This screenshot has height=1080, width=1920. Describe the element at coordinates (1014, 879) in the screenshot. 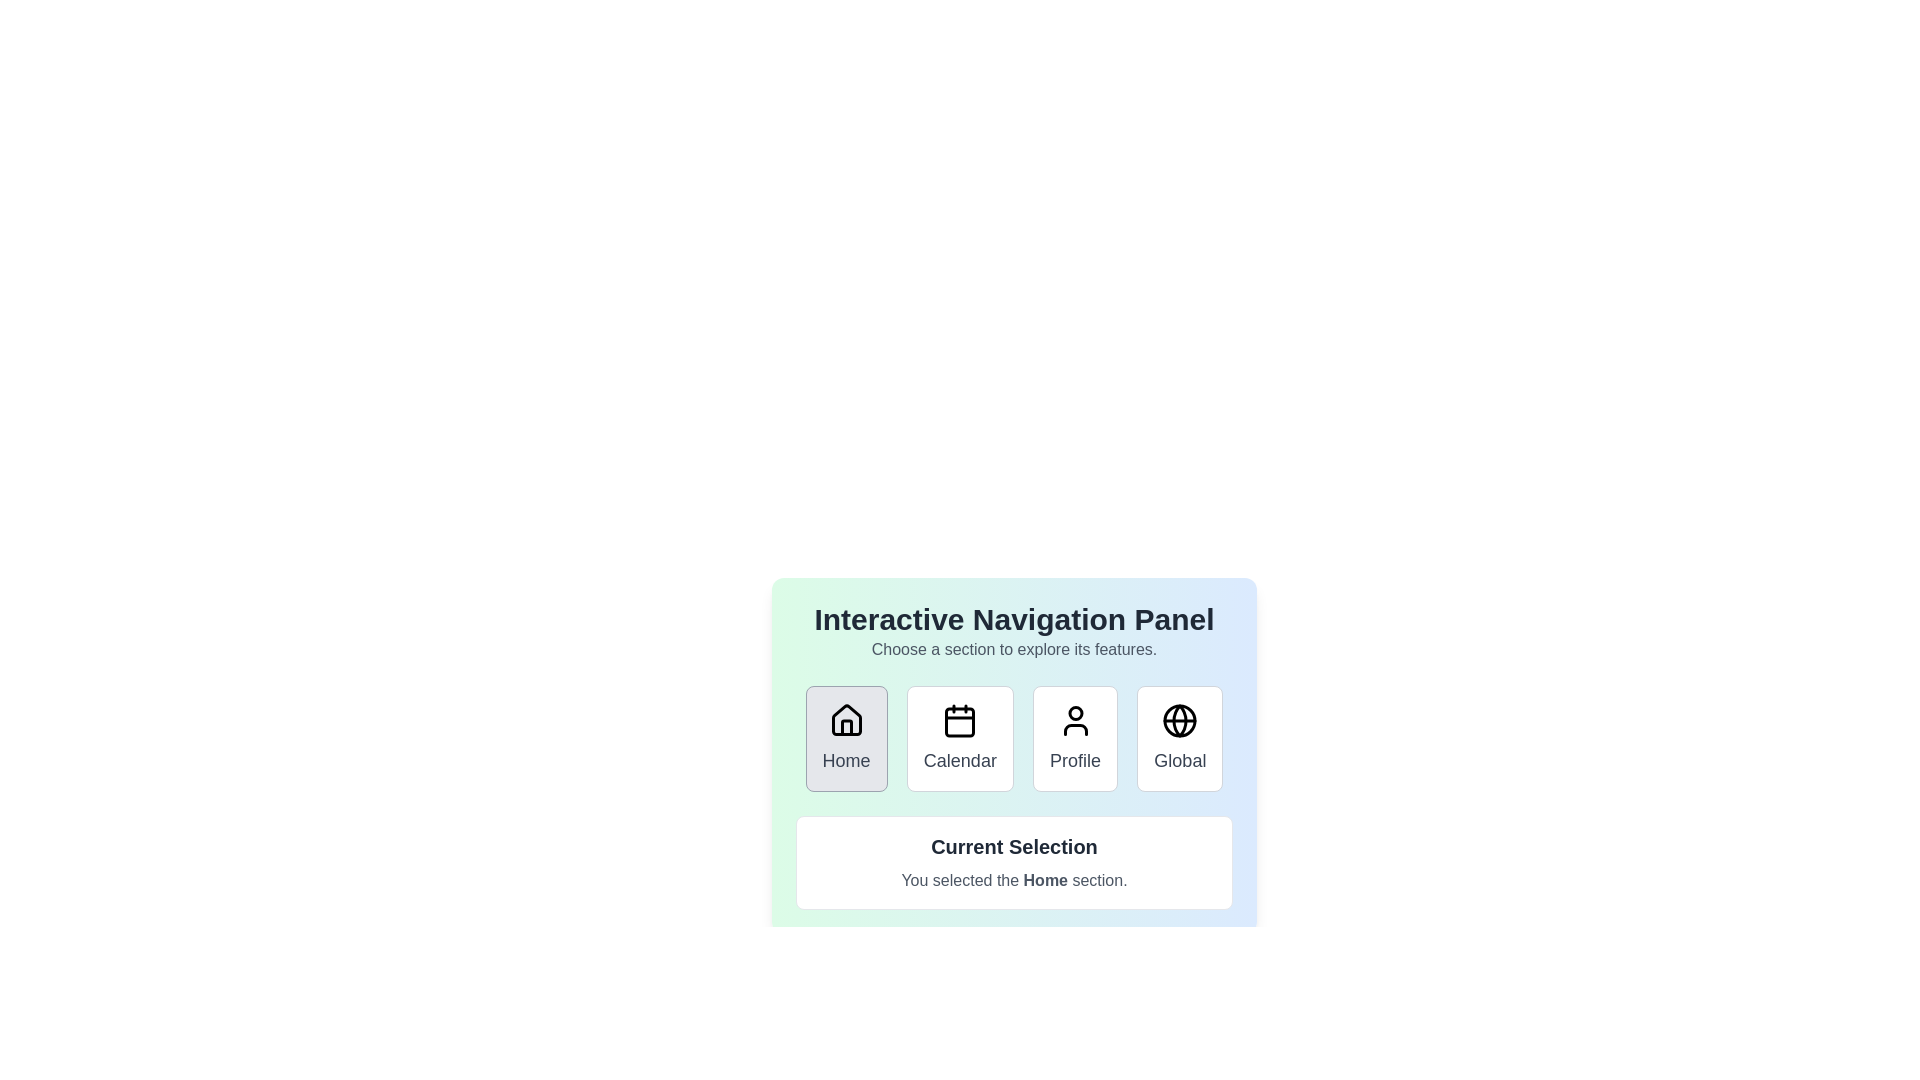

I see `text indicating the current active section, which is labeled 'Home' located in the 'Current Selection' subsection below the navigation section` at that location.